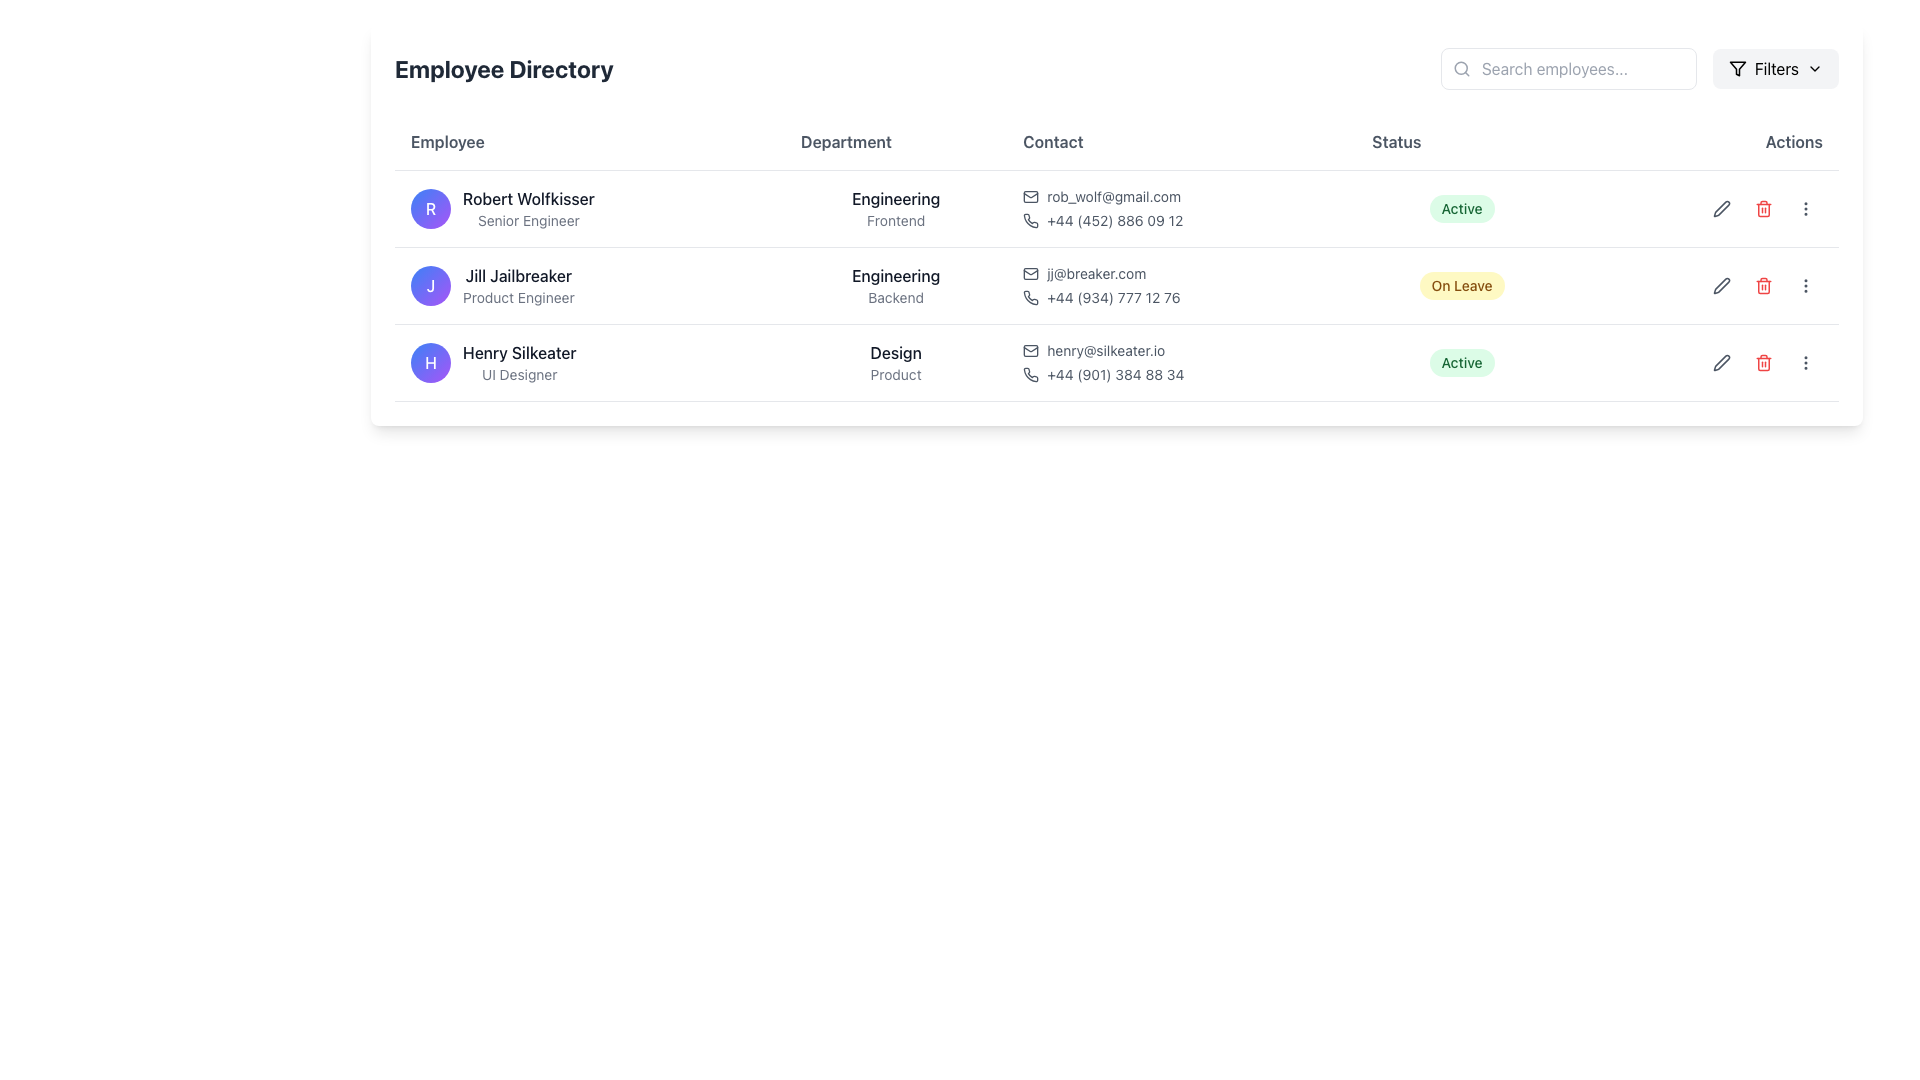 The width and height of the screenshot is (1920, 1080). Describe the element at coordinates (1720, 285) in the screenshot. I see `the edit icon in the 'Actions' column of the second row` at that location.